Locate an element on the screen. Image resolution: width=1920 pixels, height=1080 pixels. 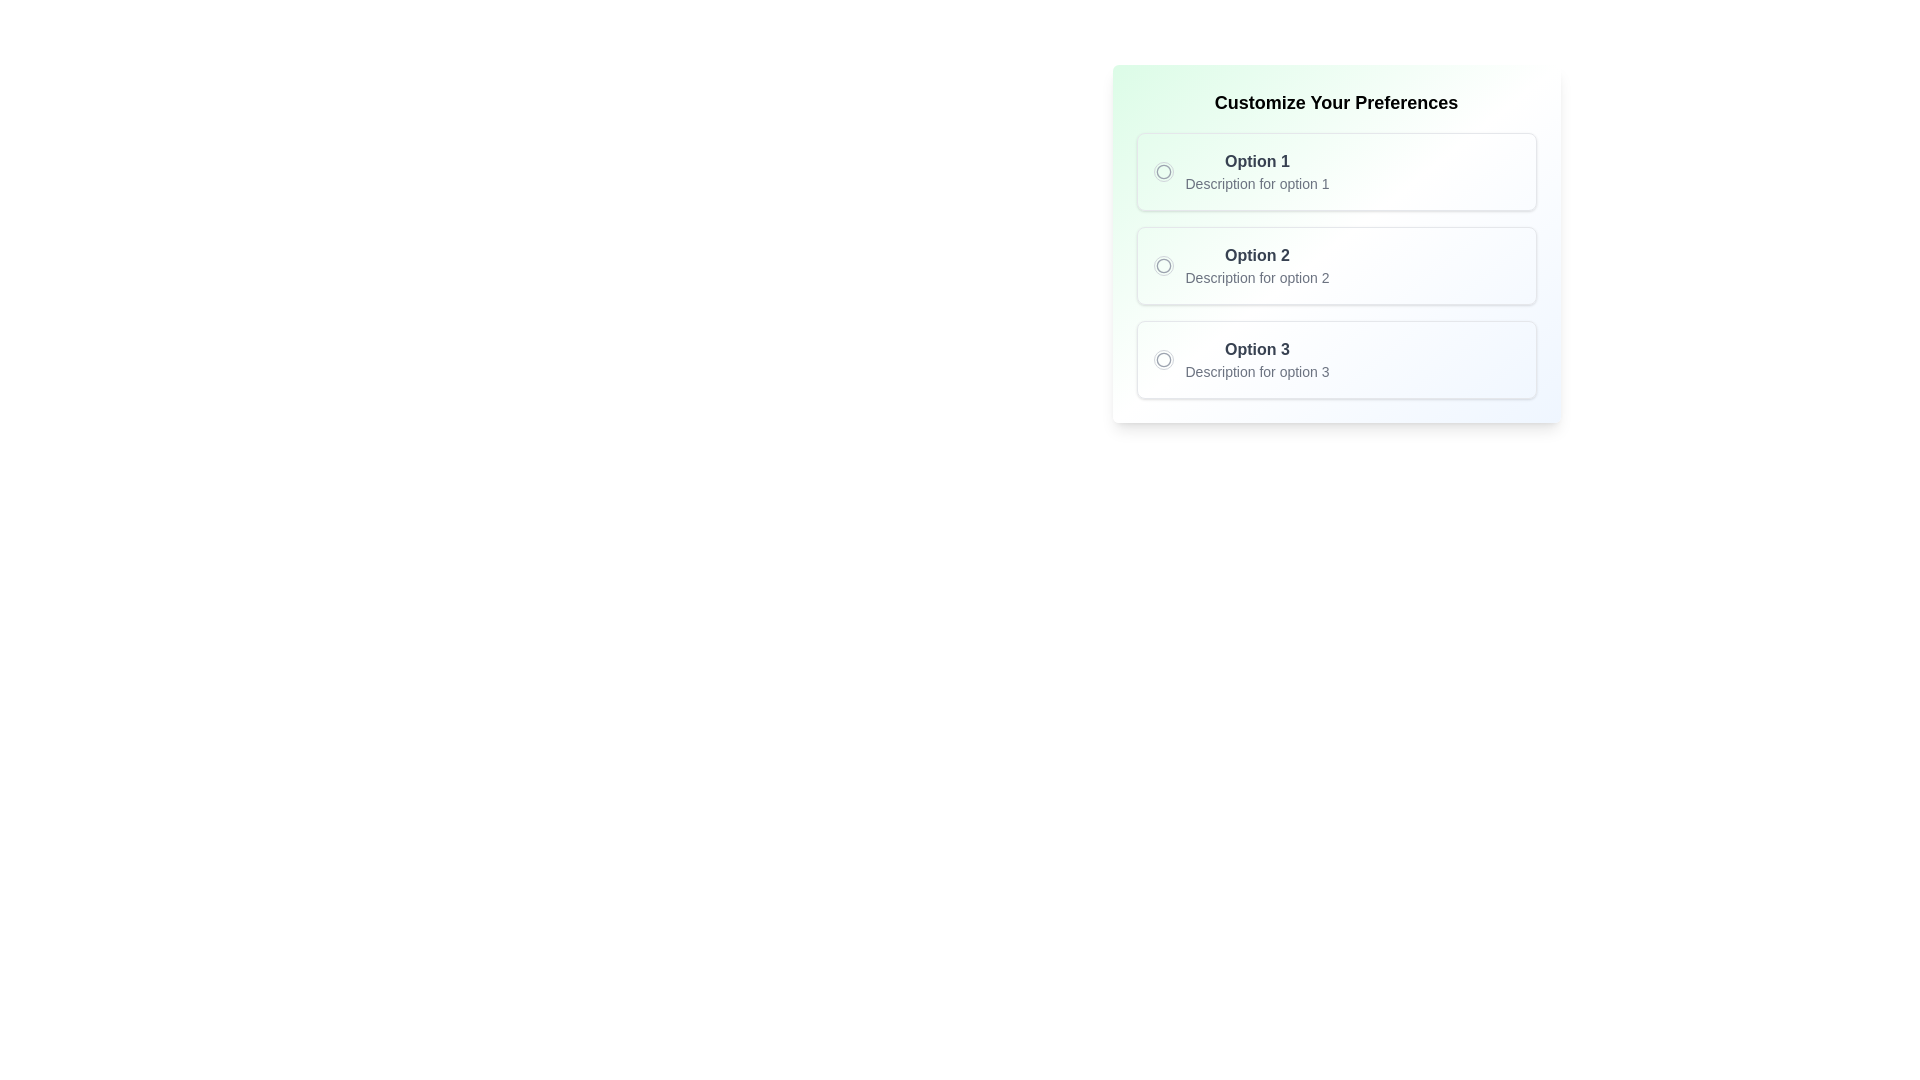
the text label that displays 'Option 3', which is styled in bold dark gray and located within the third option of a vertical list under 'Customize Your Preferences' is located at coordinates (1256, 349).